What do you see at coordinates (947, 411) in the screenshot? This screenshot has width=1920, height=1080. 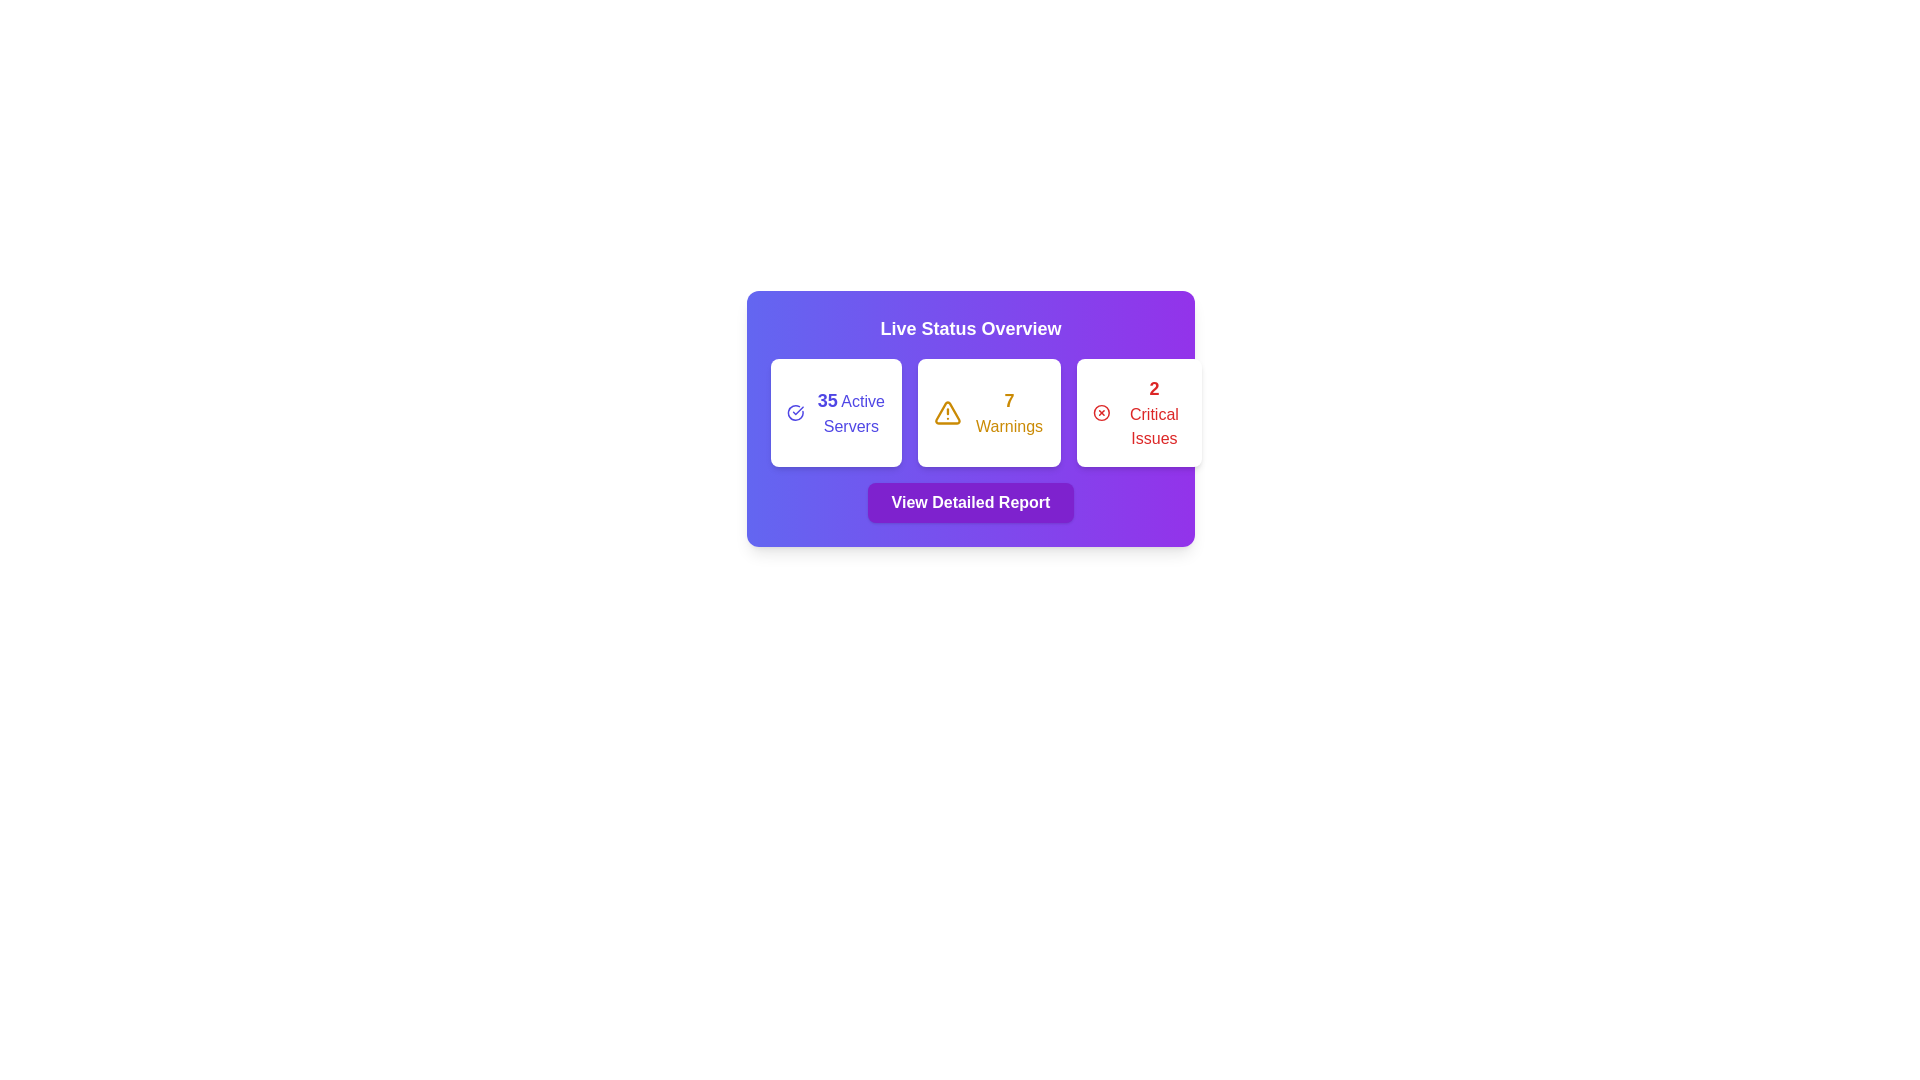 I see `the warning indicator icon located in the middle section of the dashboard card, which is positioned above the text '7 Warnings'` at bounding box center [947, 411].